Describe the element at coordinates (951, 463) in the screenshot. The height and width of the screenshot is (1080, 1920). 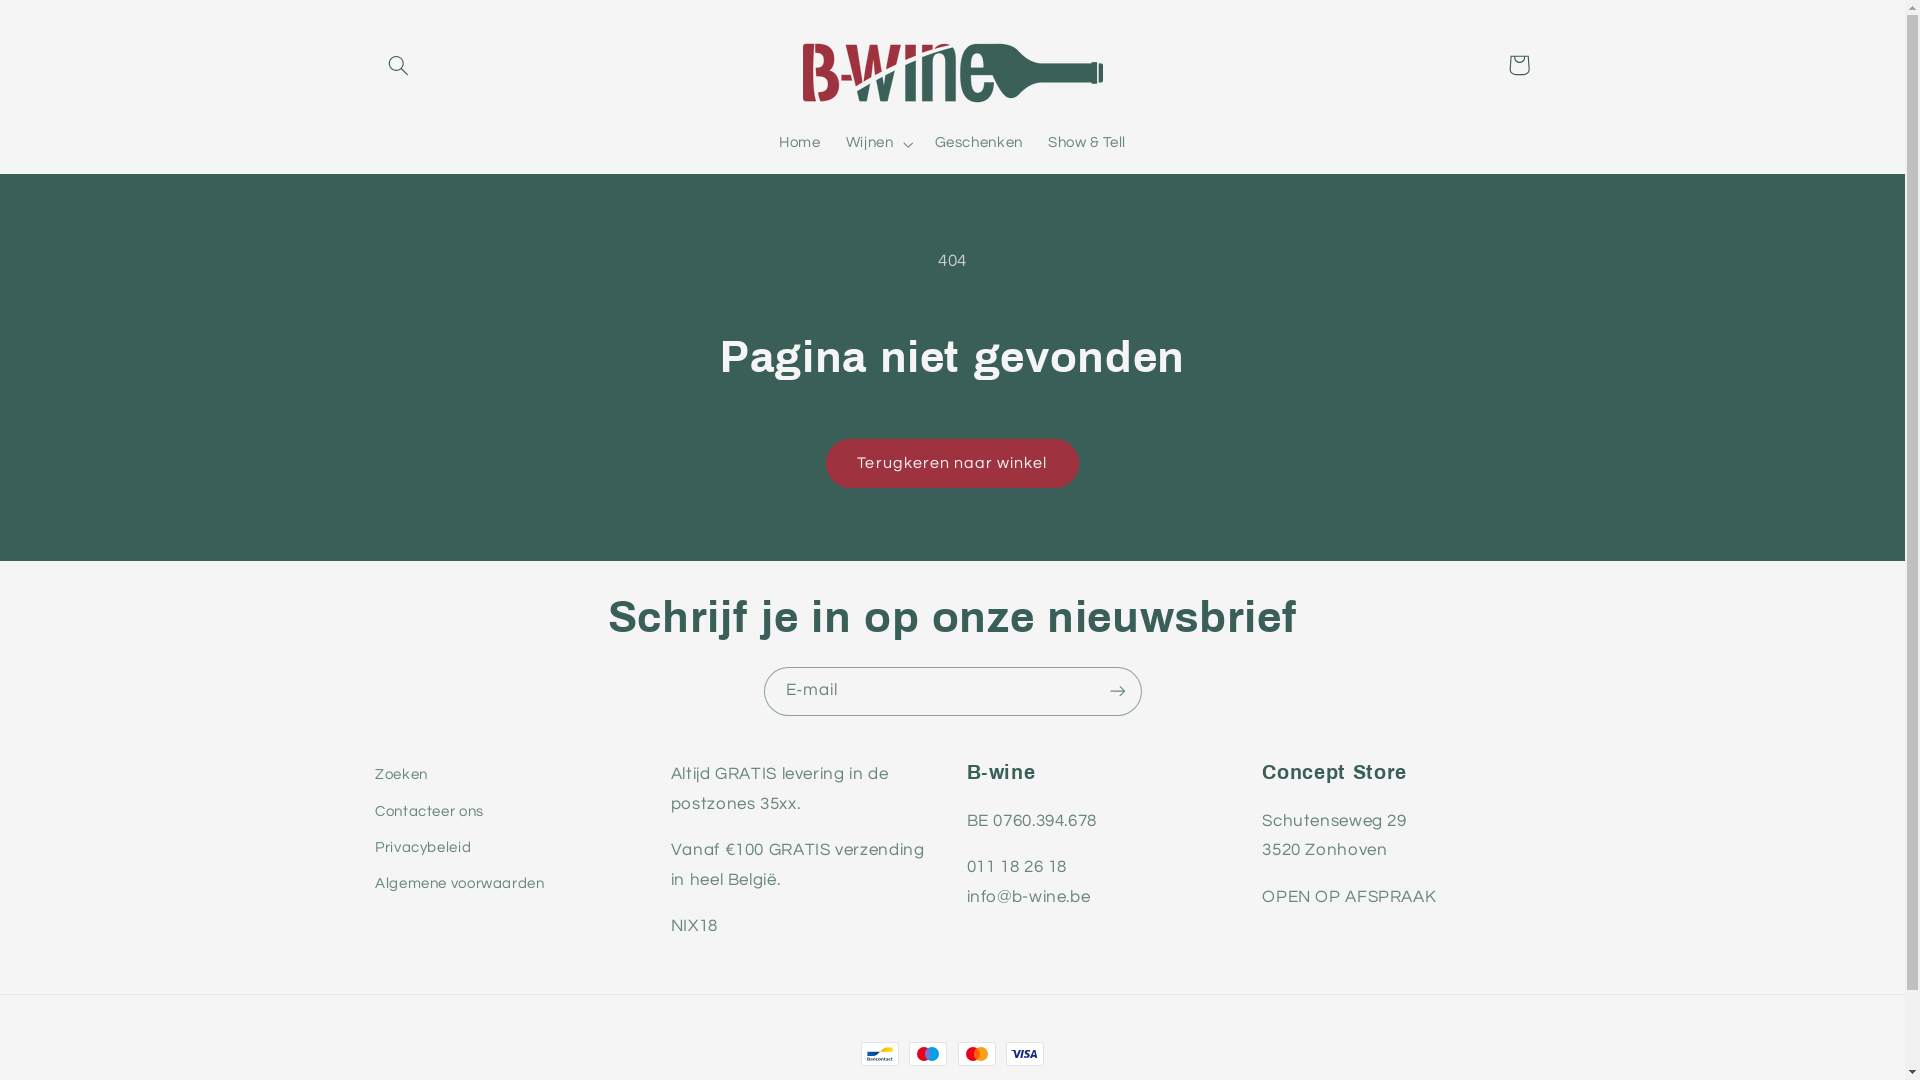
I see `'Terugkeren naar winkel'` at that location.